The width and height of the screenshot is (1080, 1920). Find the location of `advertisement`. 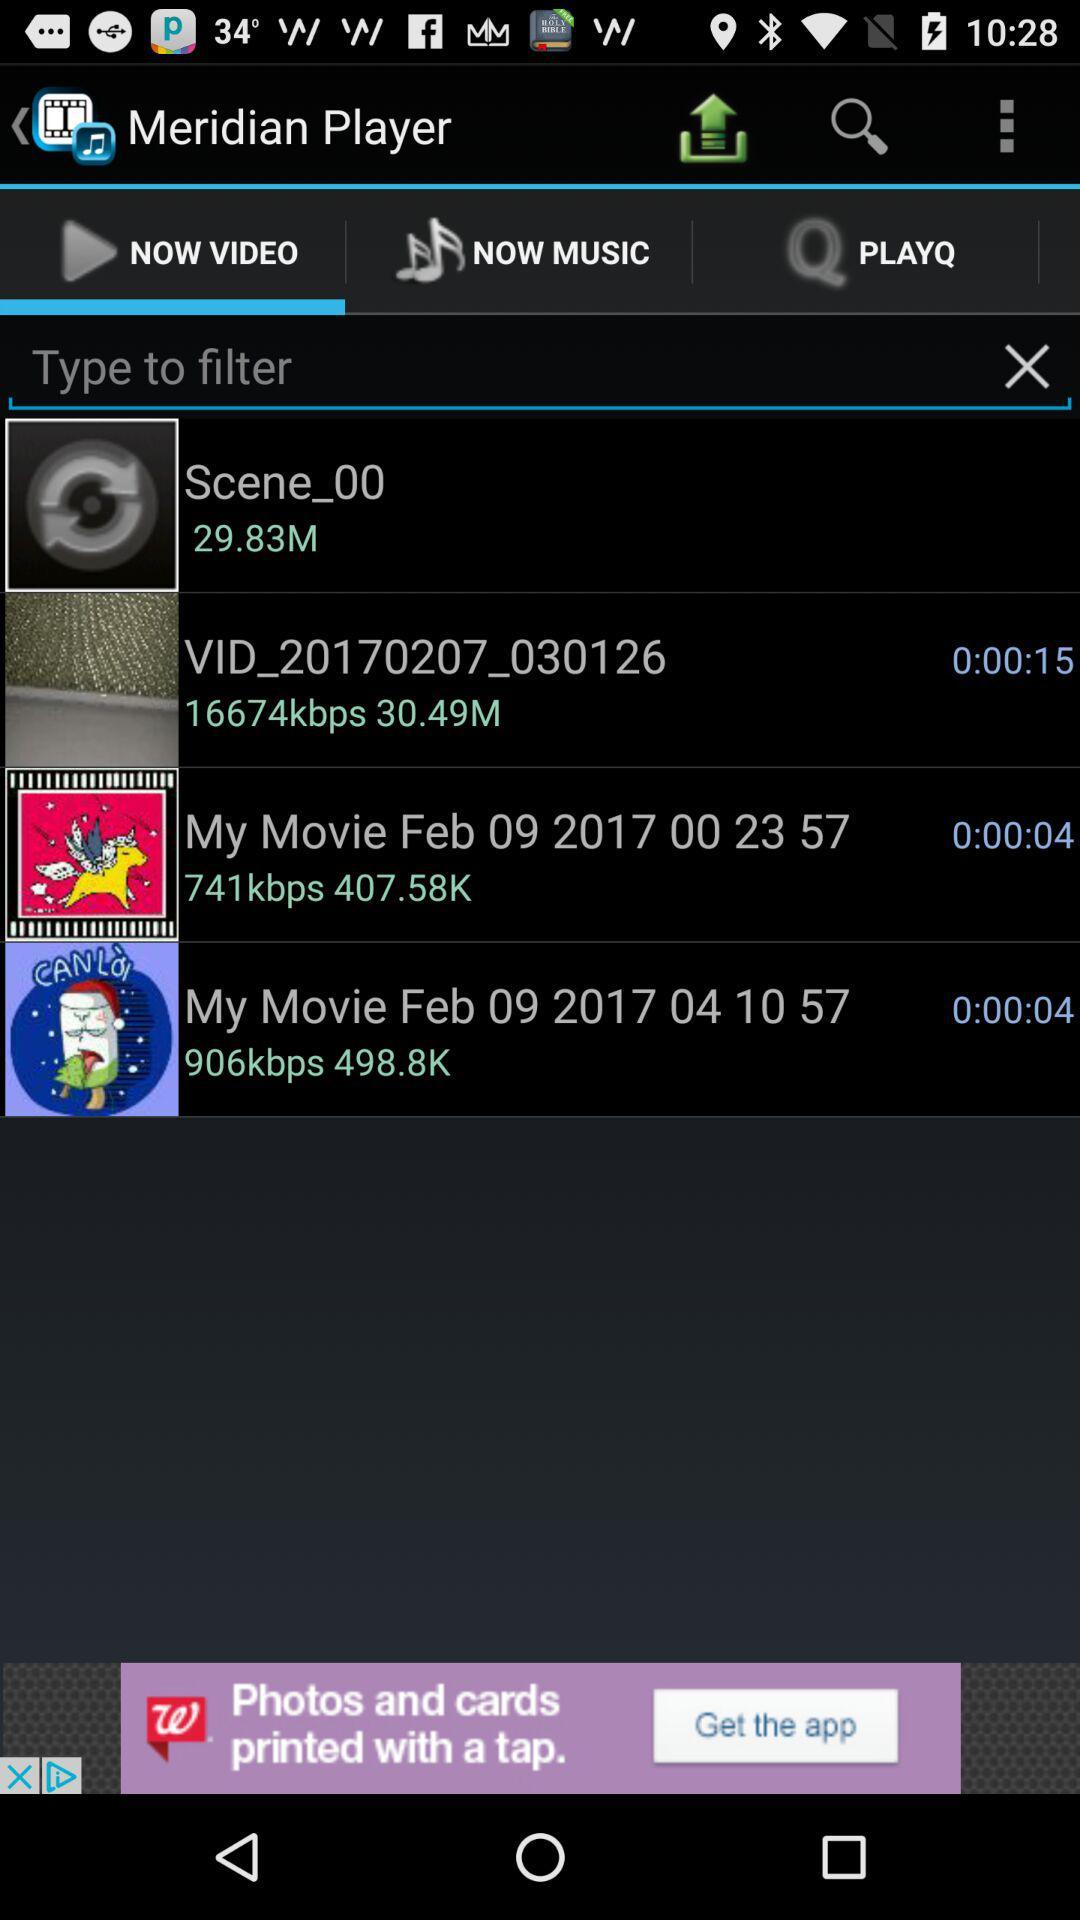

advertisement is located at coordinates (540, 1727).